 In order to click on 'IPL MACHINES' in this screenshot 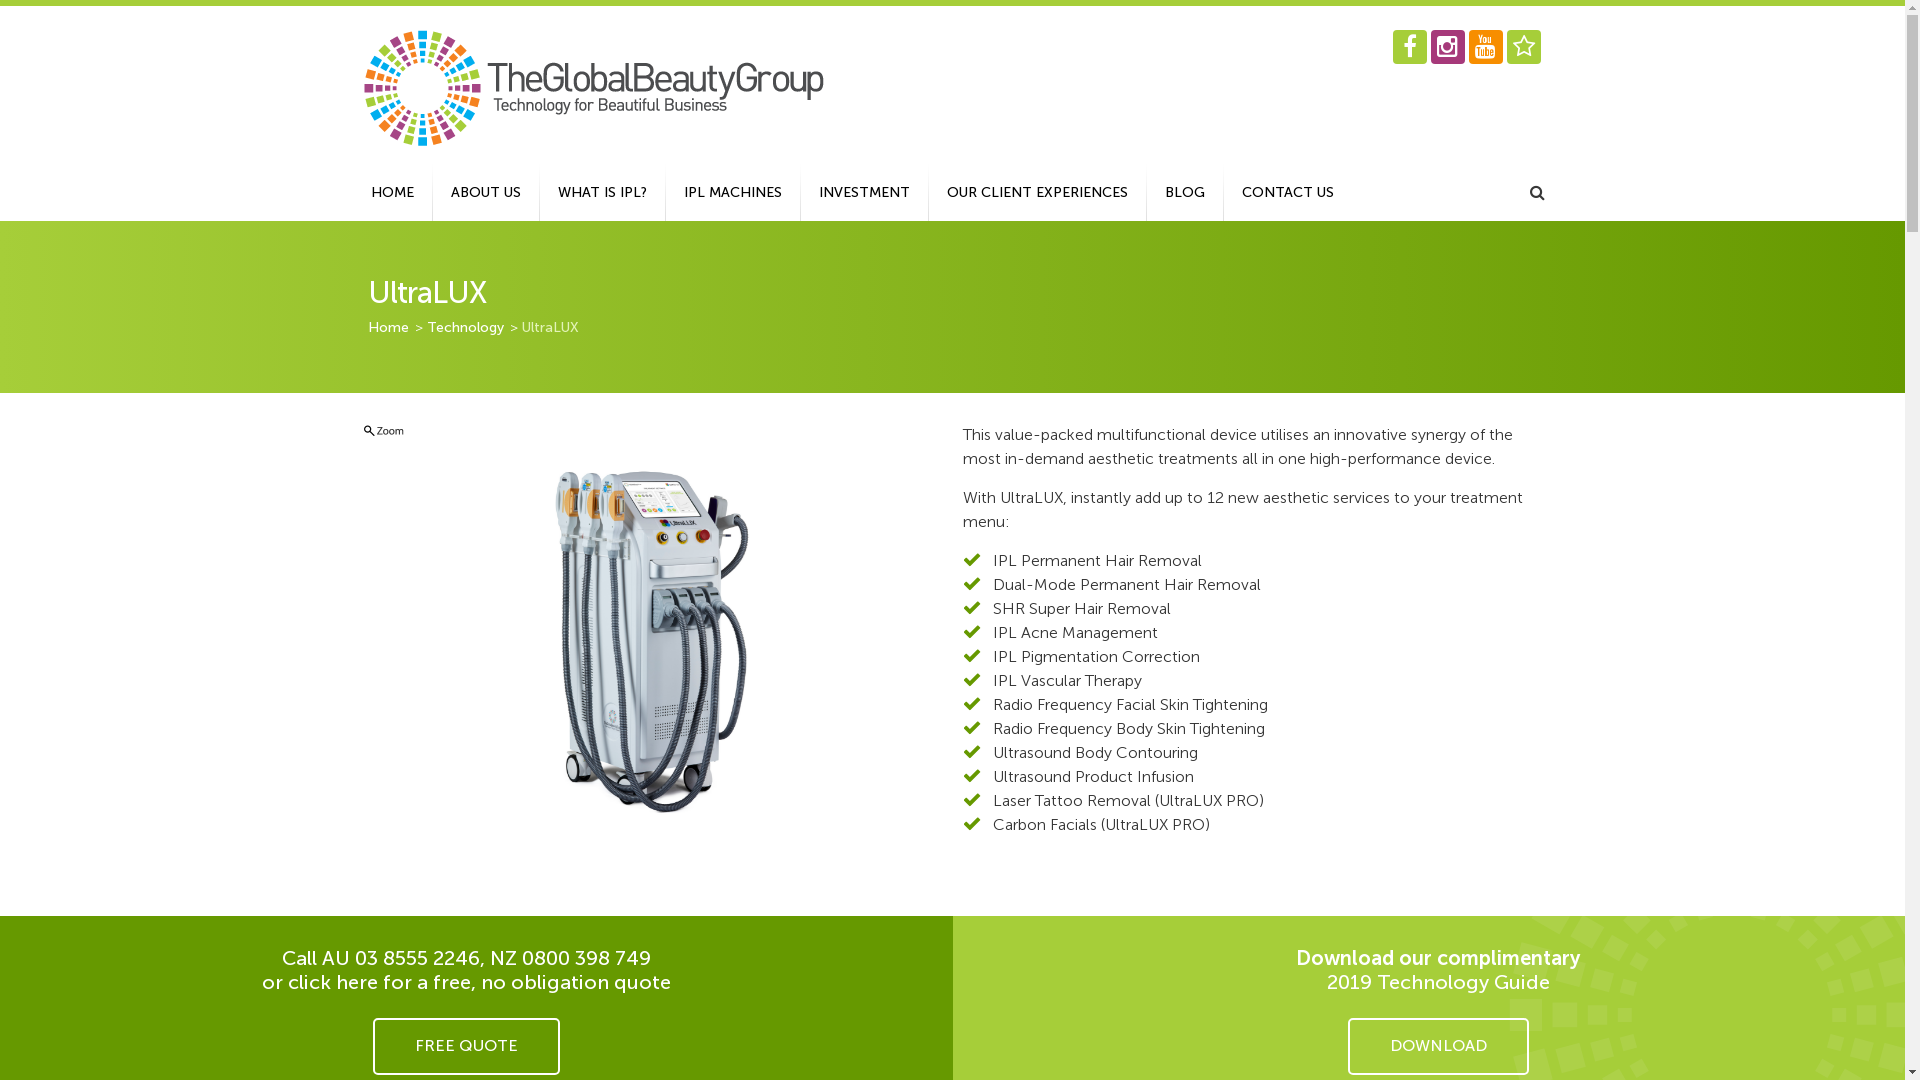, I will do `click(732, 192)`.